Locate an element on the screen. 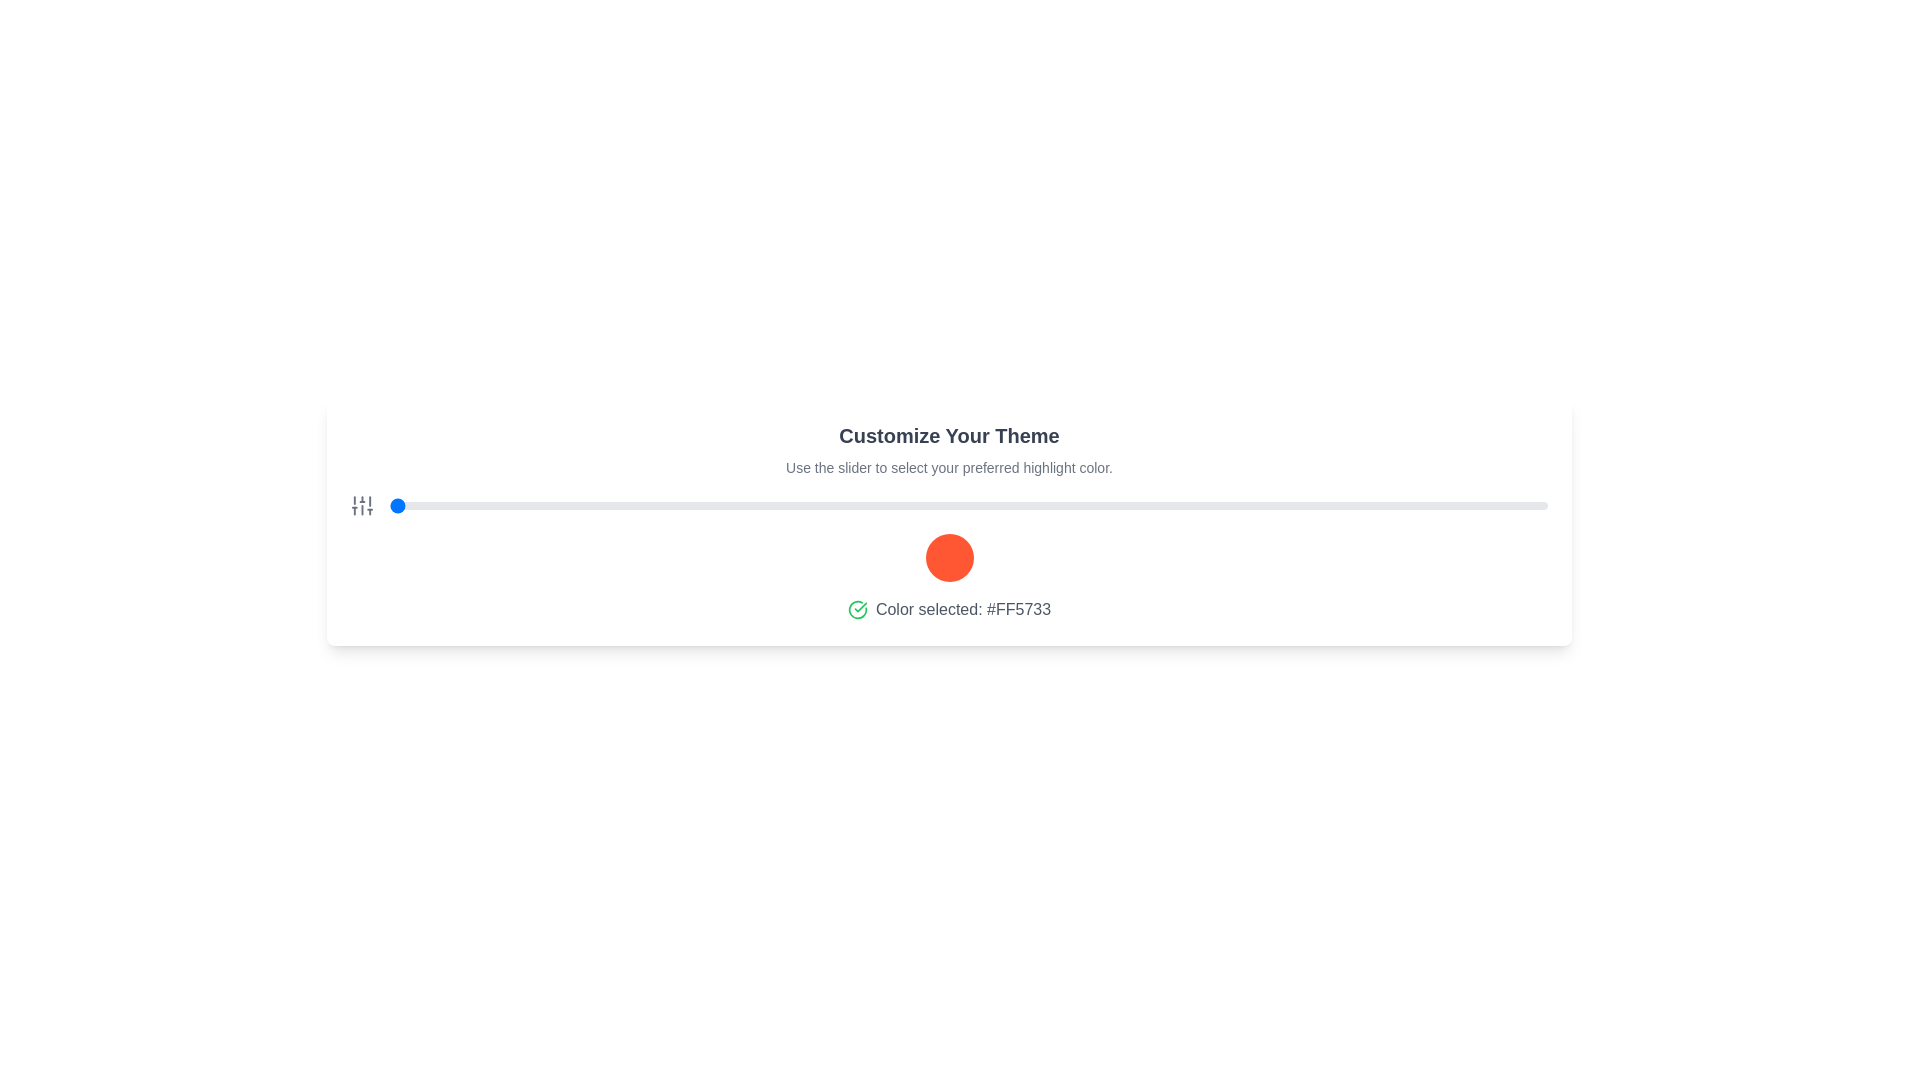 This screenshot has width=1920, height=1080. the slider is located at coordinates (1010, 504).